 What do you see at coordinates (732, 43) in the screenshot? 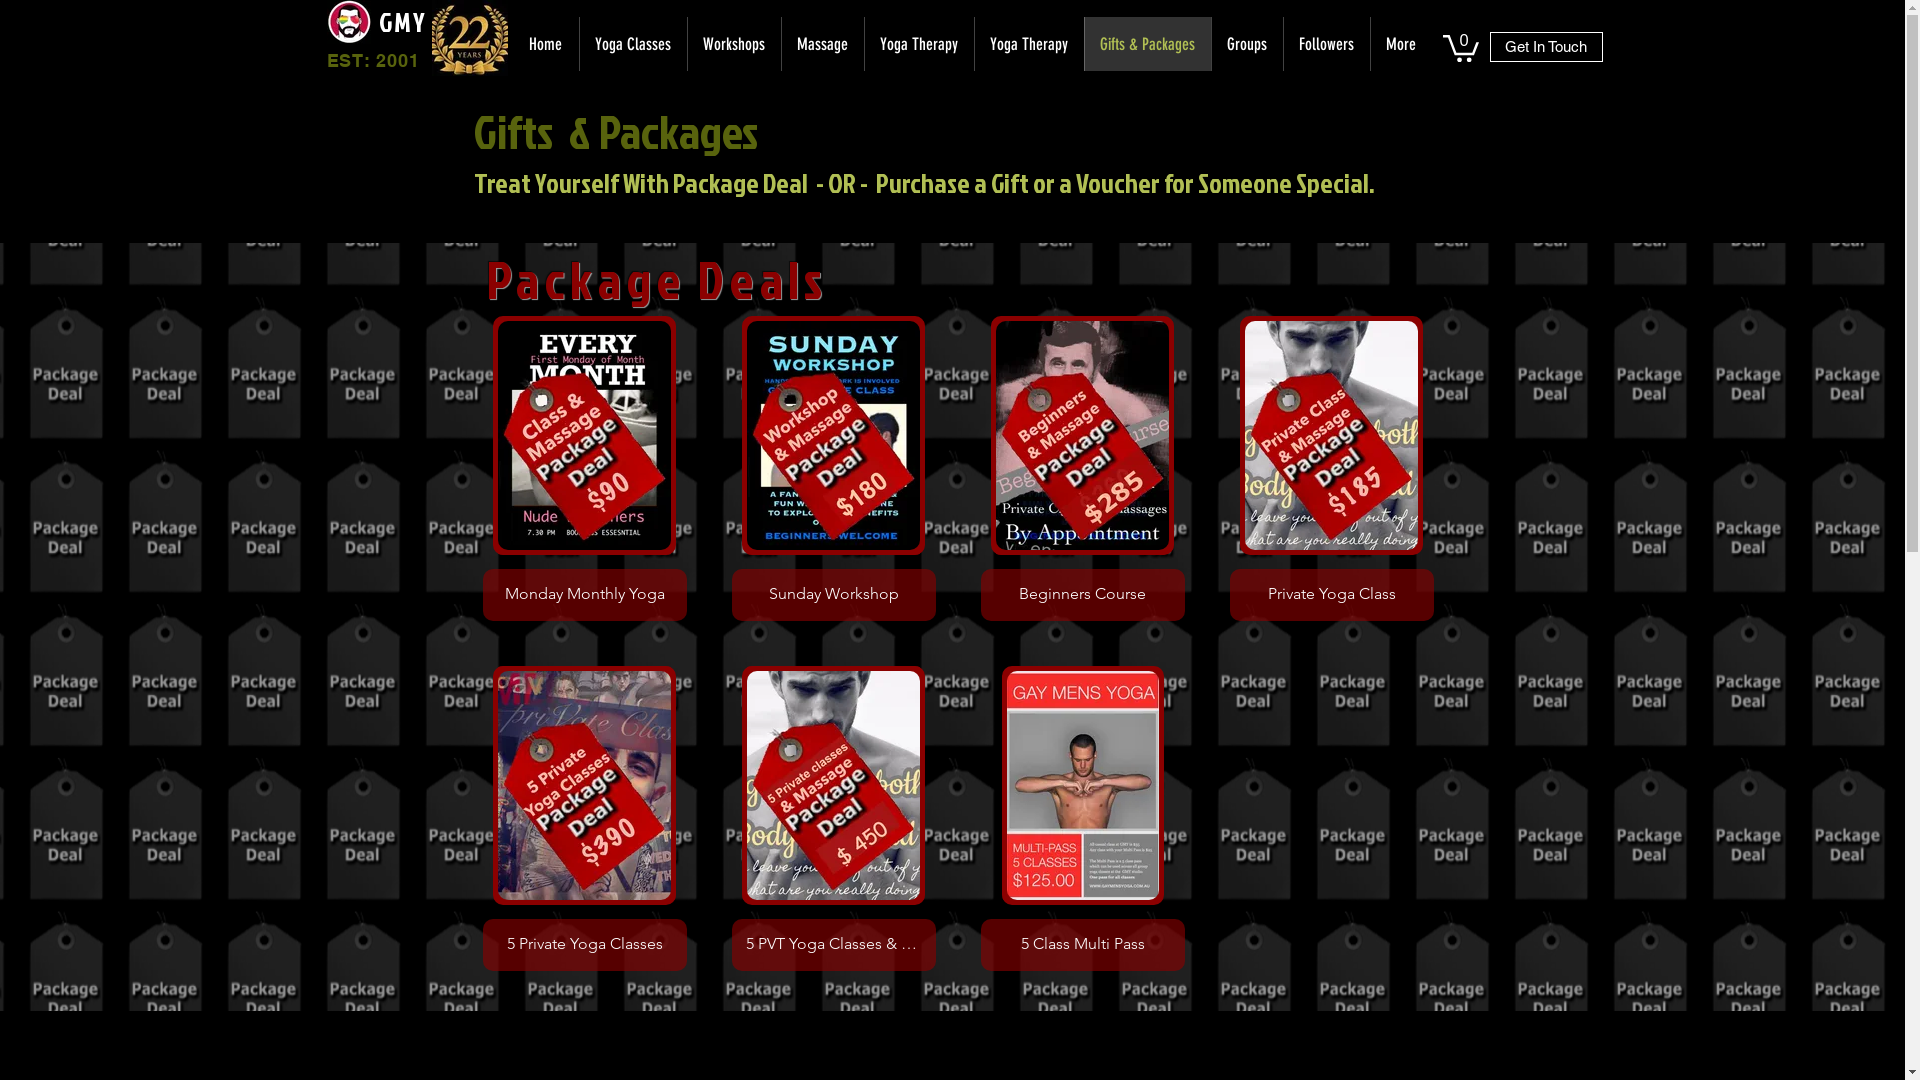
I see `'Workshops'` at bounding box center [732, 43].